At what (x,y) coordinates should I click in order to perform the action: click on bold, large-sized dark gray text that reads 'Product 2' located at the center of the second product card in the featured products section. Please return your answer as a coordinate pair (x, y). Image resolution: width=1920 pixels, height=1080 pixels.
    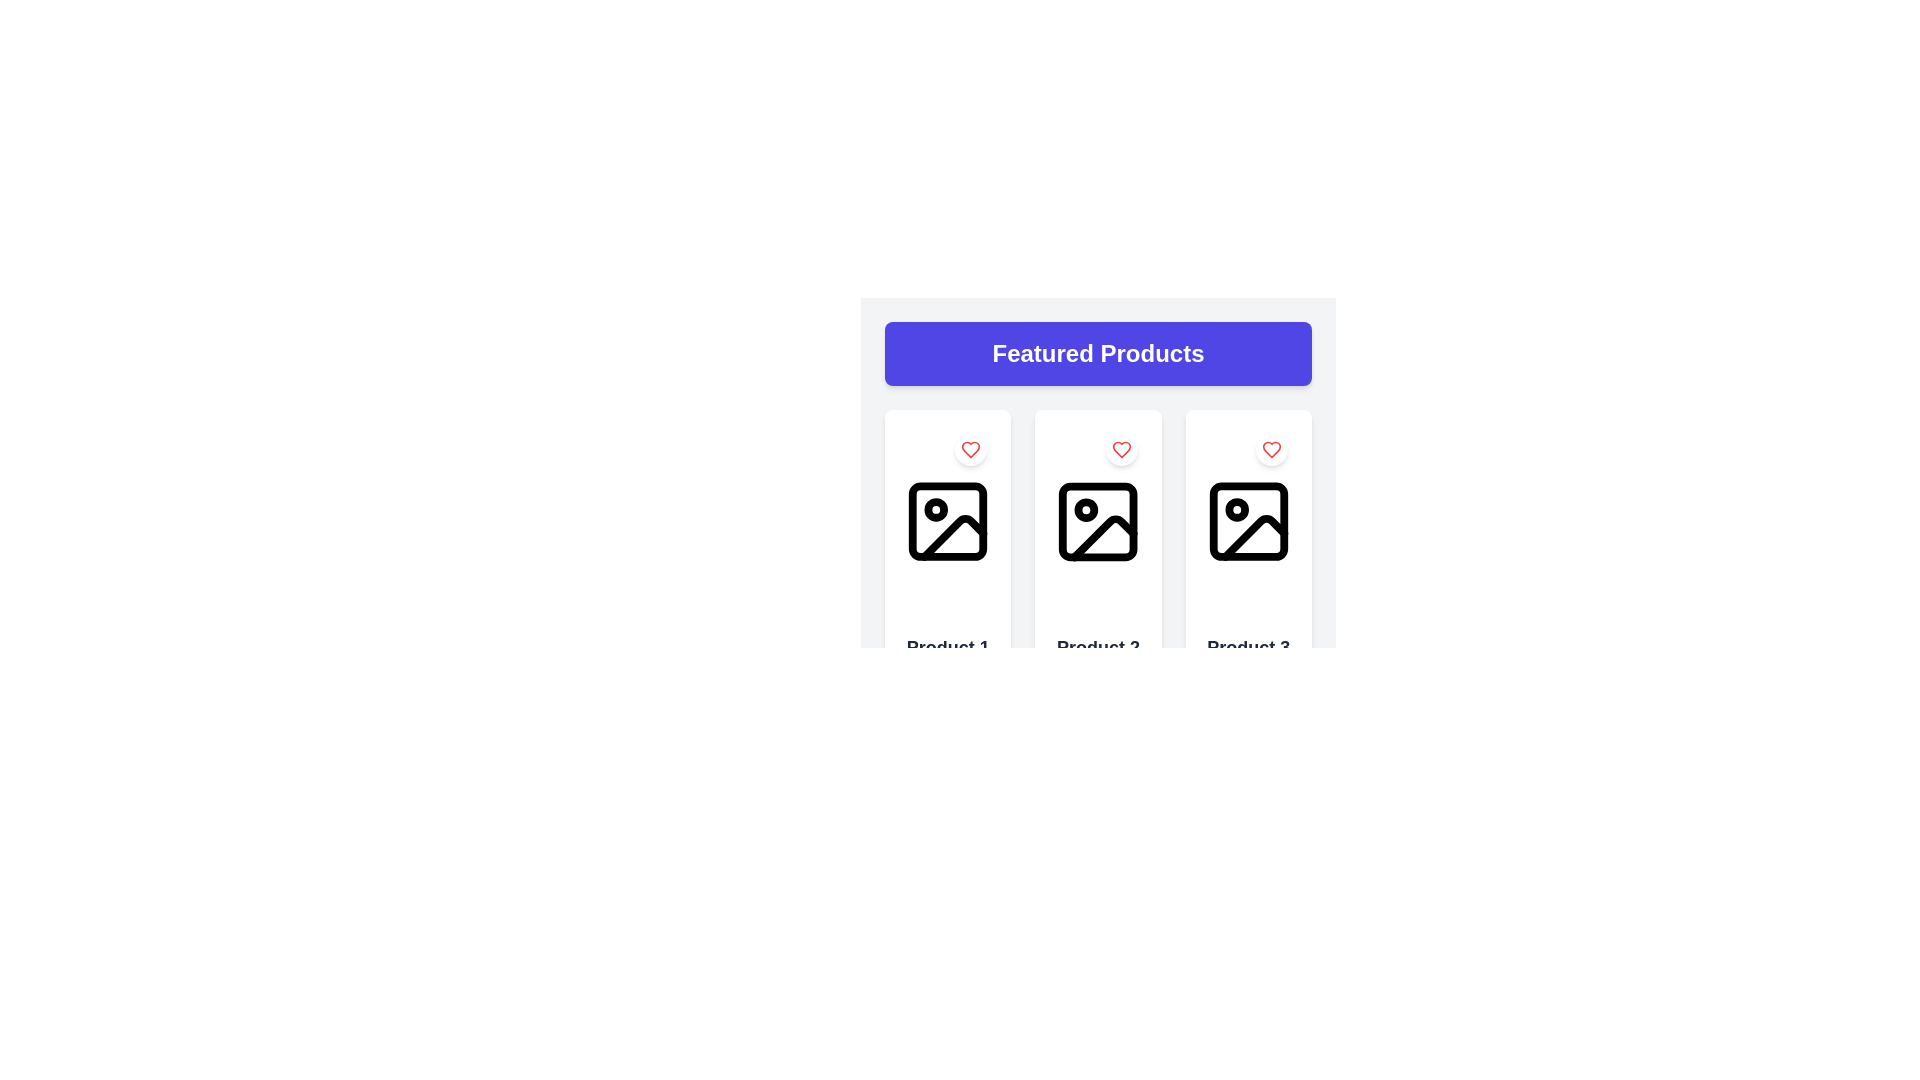
    Looking at the image, I should click on (1097, 648).